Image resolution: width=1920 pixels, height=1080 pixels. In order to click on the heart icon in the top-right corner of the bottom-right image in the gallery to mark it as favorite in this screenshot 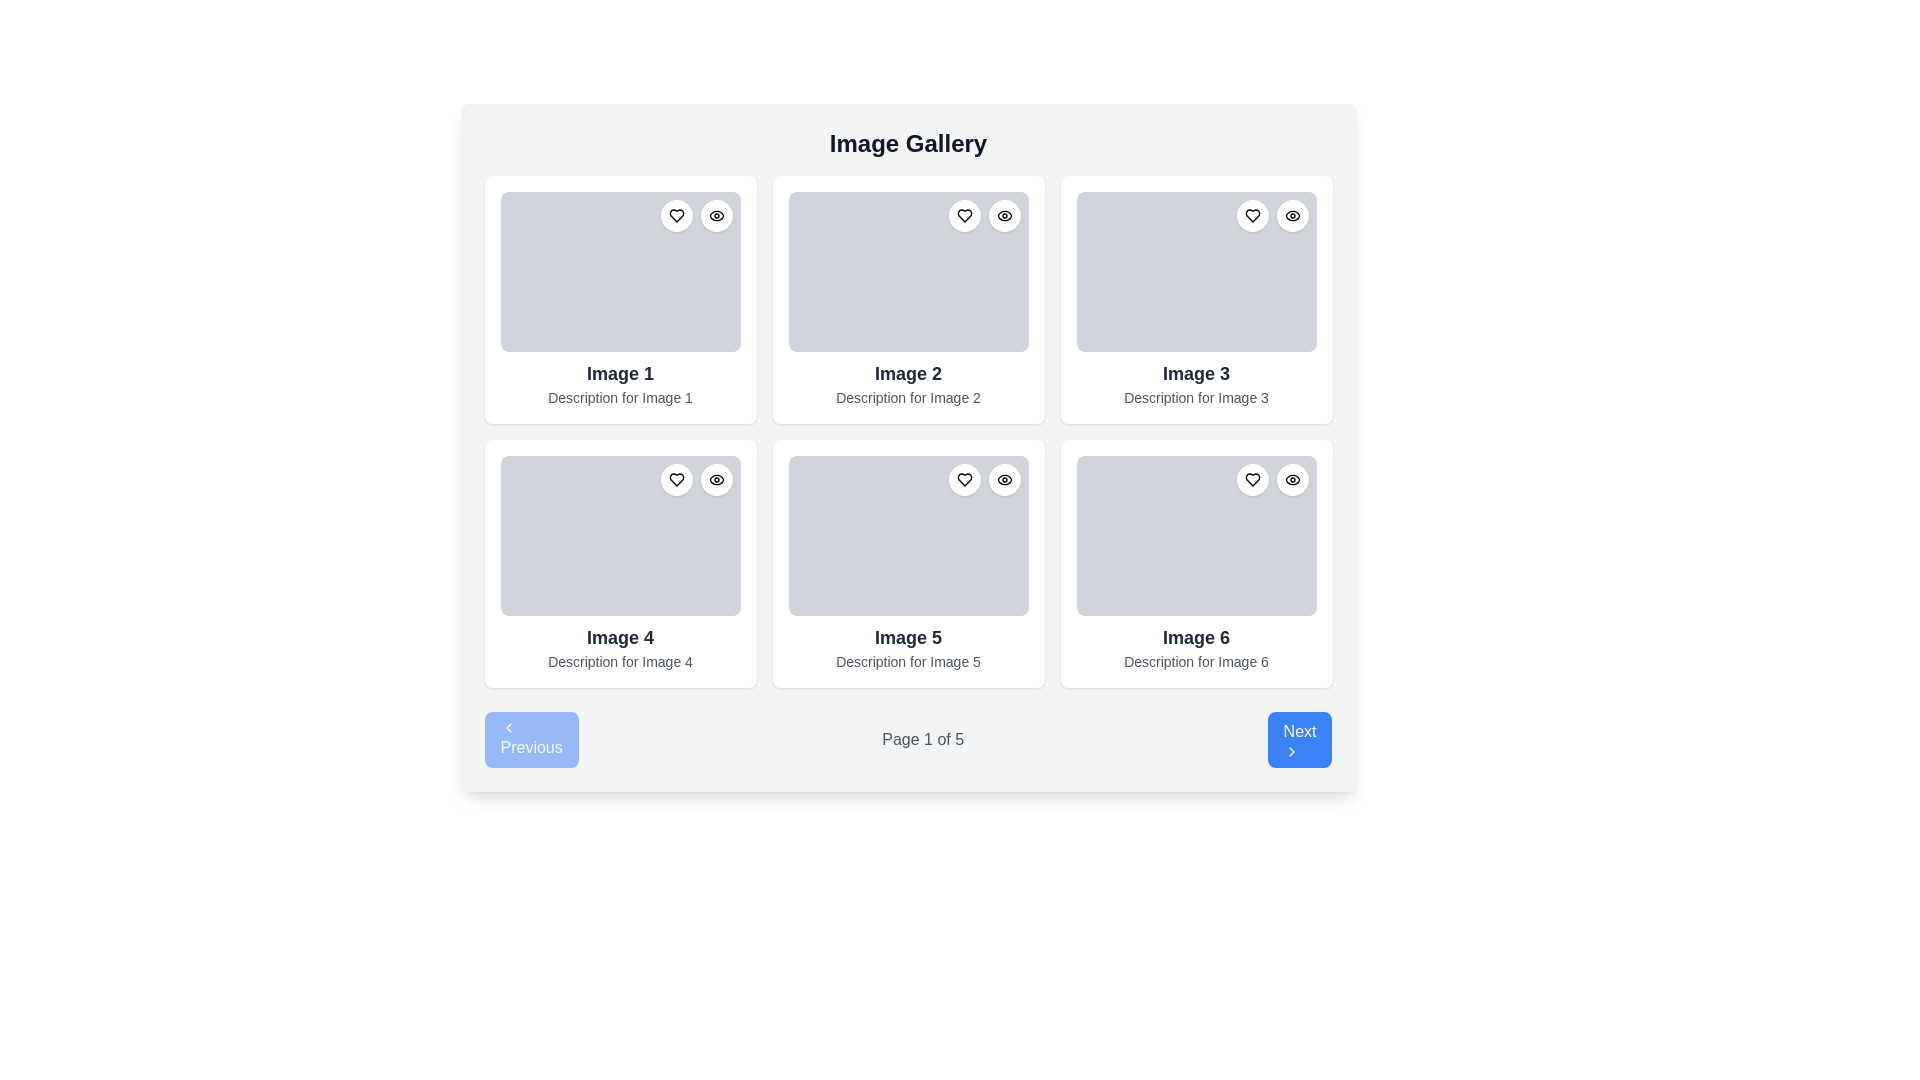, I will do `click(1271, 479)`.